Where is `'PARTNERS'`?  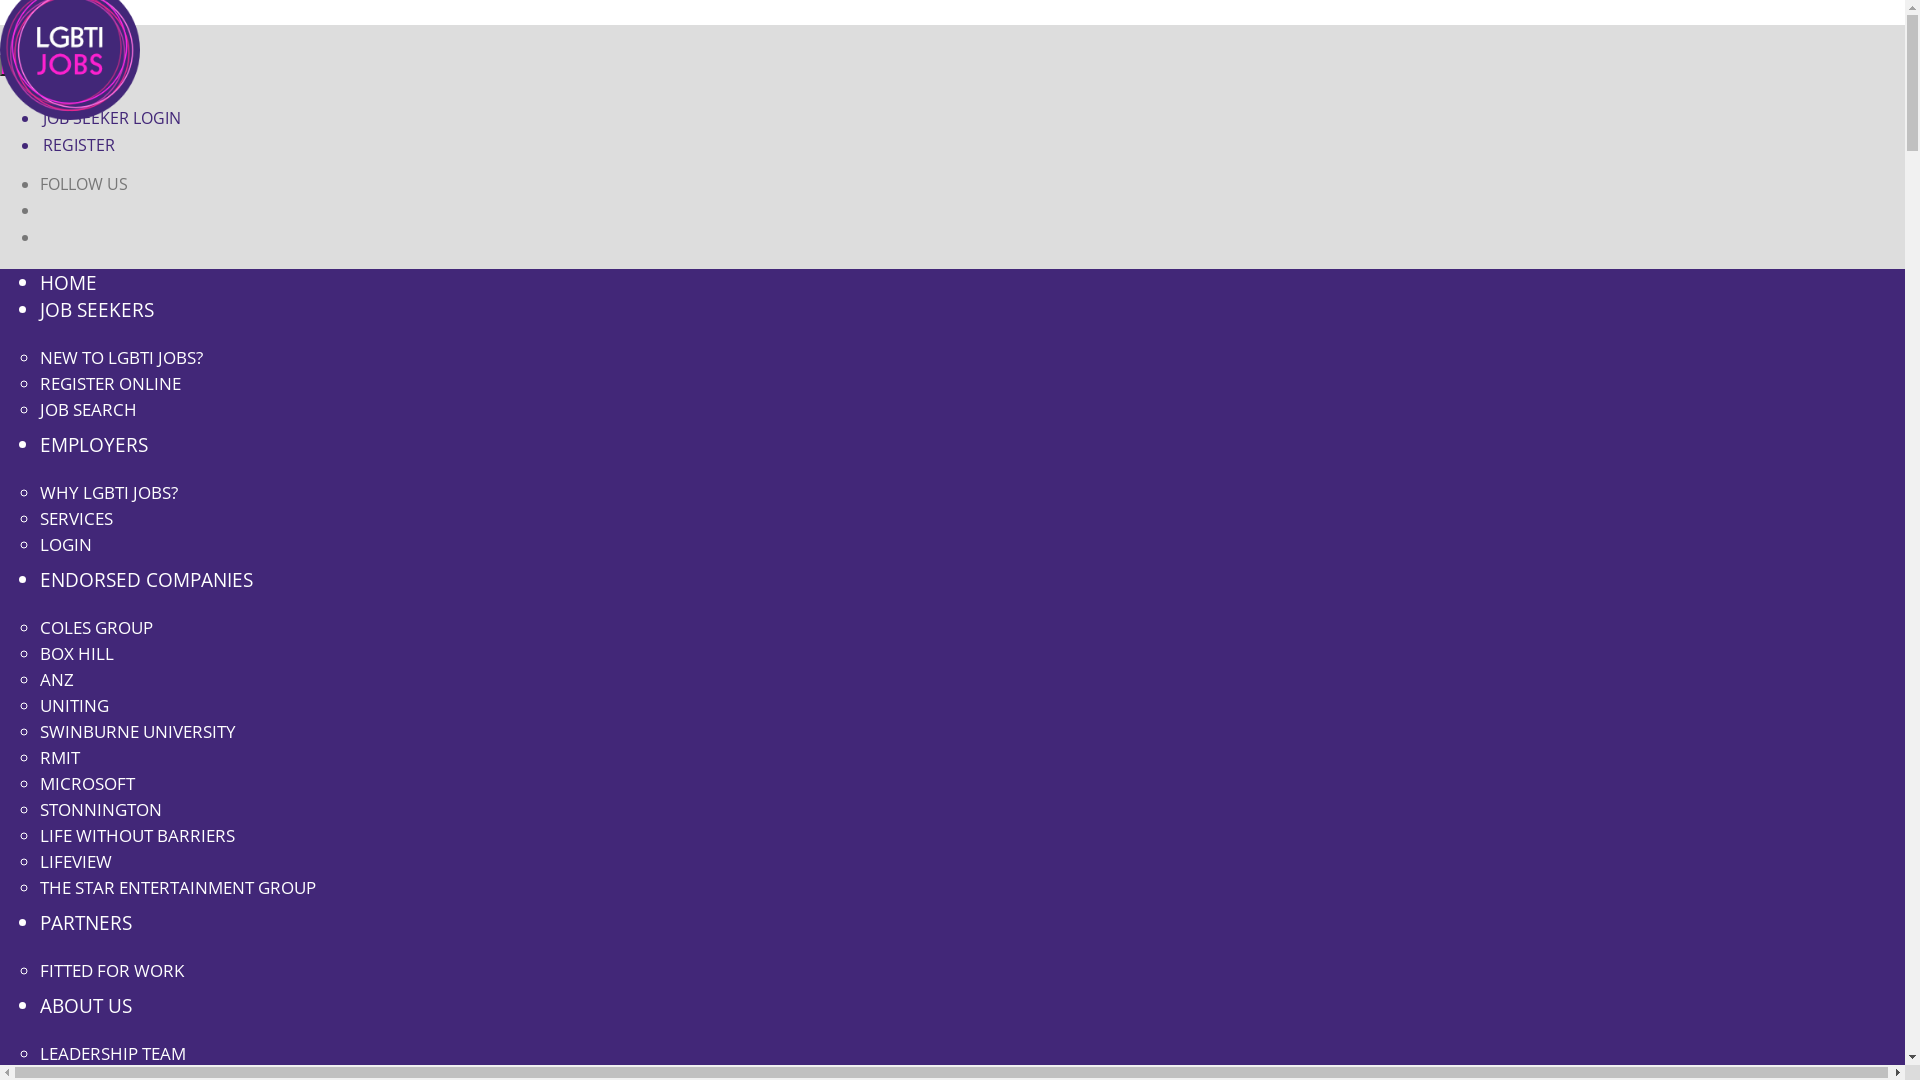
'PARTNERS' is located at coordinates (85, 922).